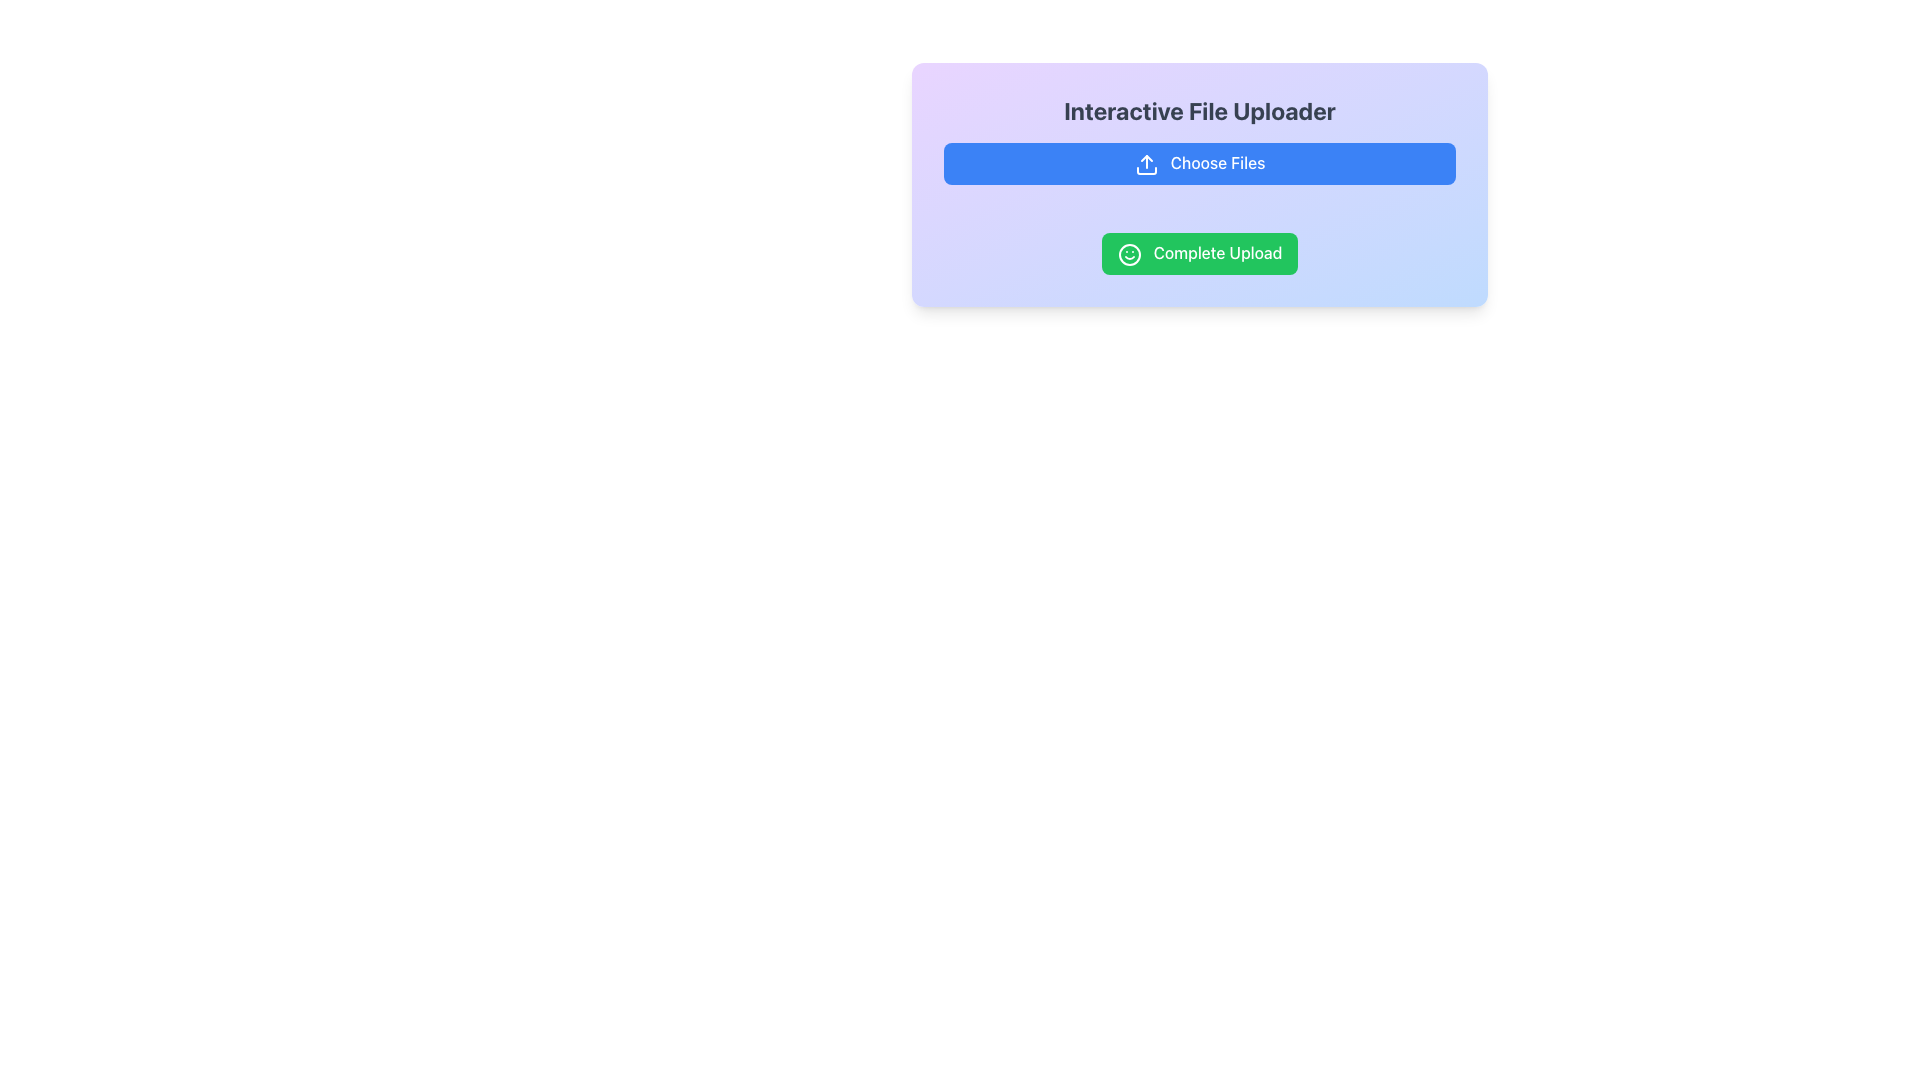  I want to click on the circular decorative icon in the green 'Complete Upload' button, which is located to the left of the button's label, so click(1129, 253).